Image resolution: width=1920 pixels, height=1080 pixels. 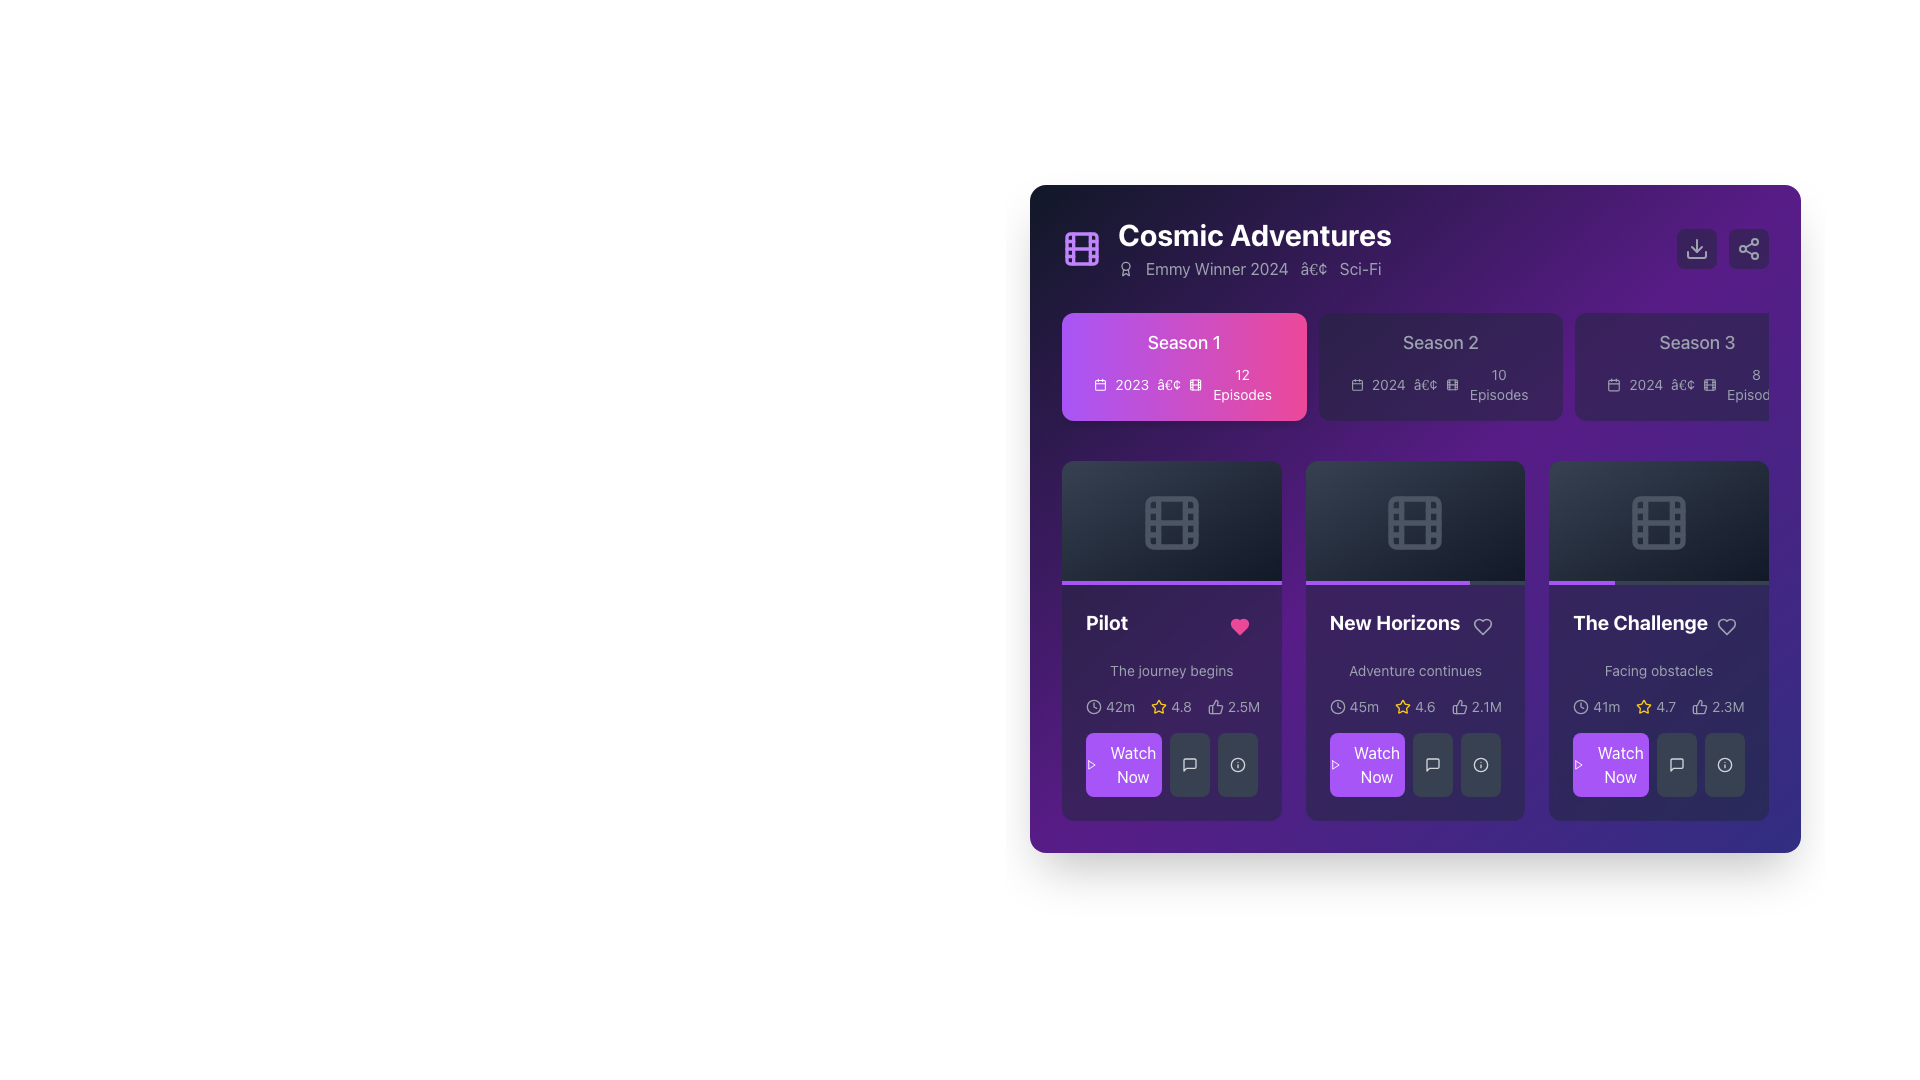 I want to click on the small chat bubble icon, which is the second button in a row of three buttons beneath the 'Pilot' card, so click(x=1189, y=764).